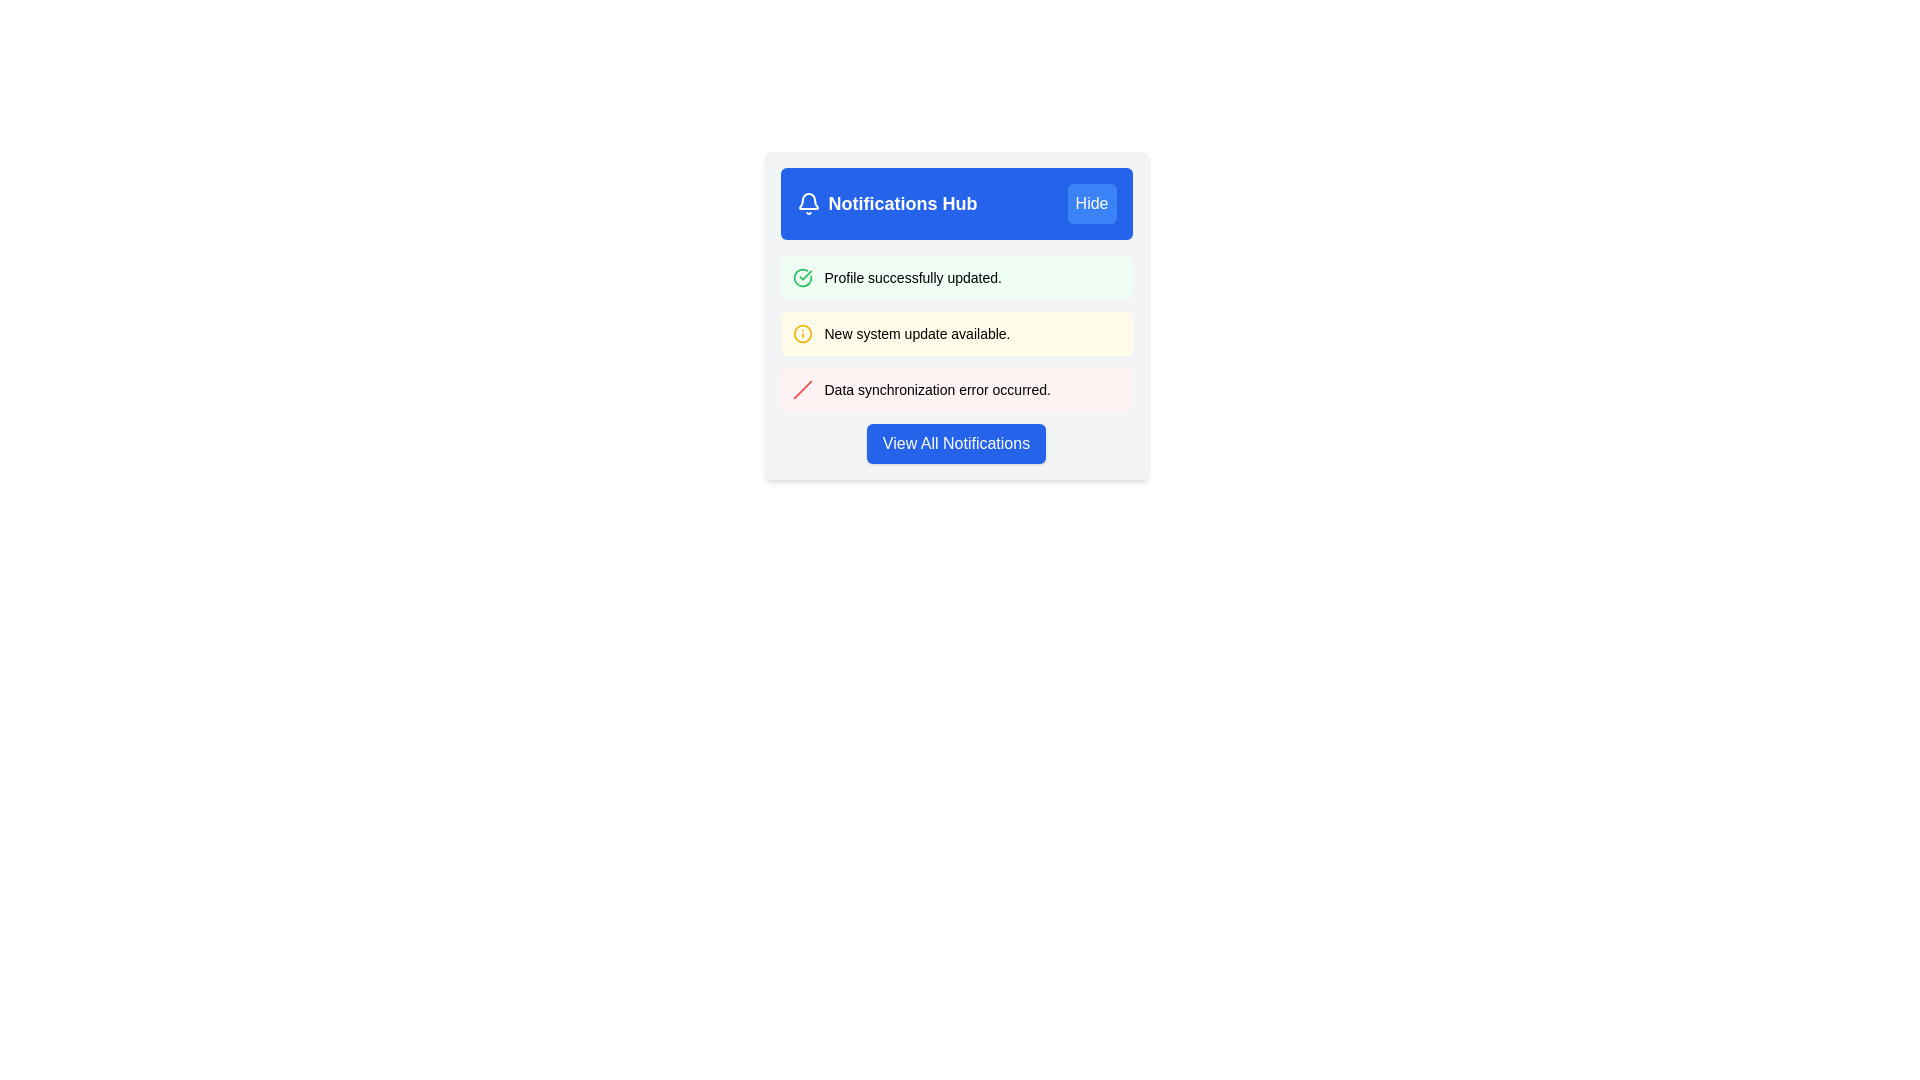  I want to click on error message text displayed in the notification card, which indicates a problem related to data synchronization, so click(936, 389).